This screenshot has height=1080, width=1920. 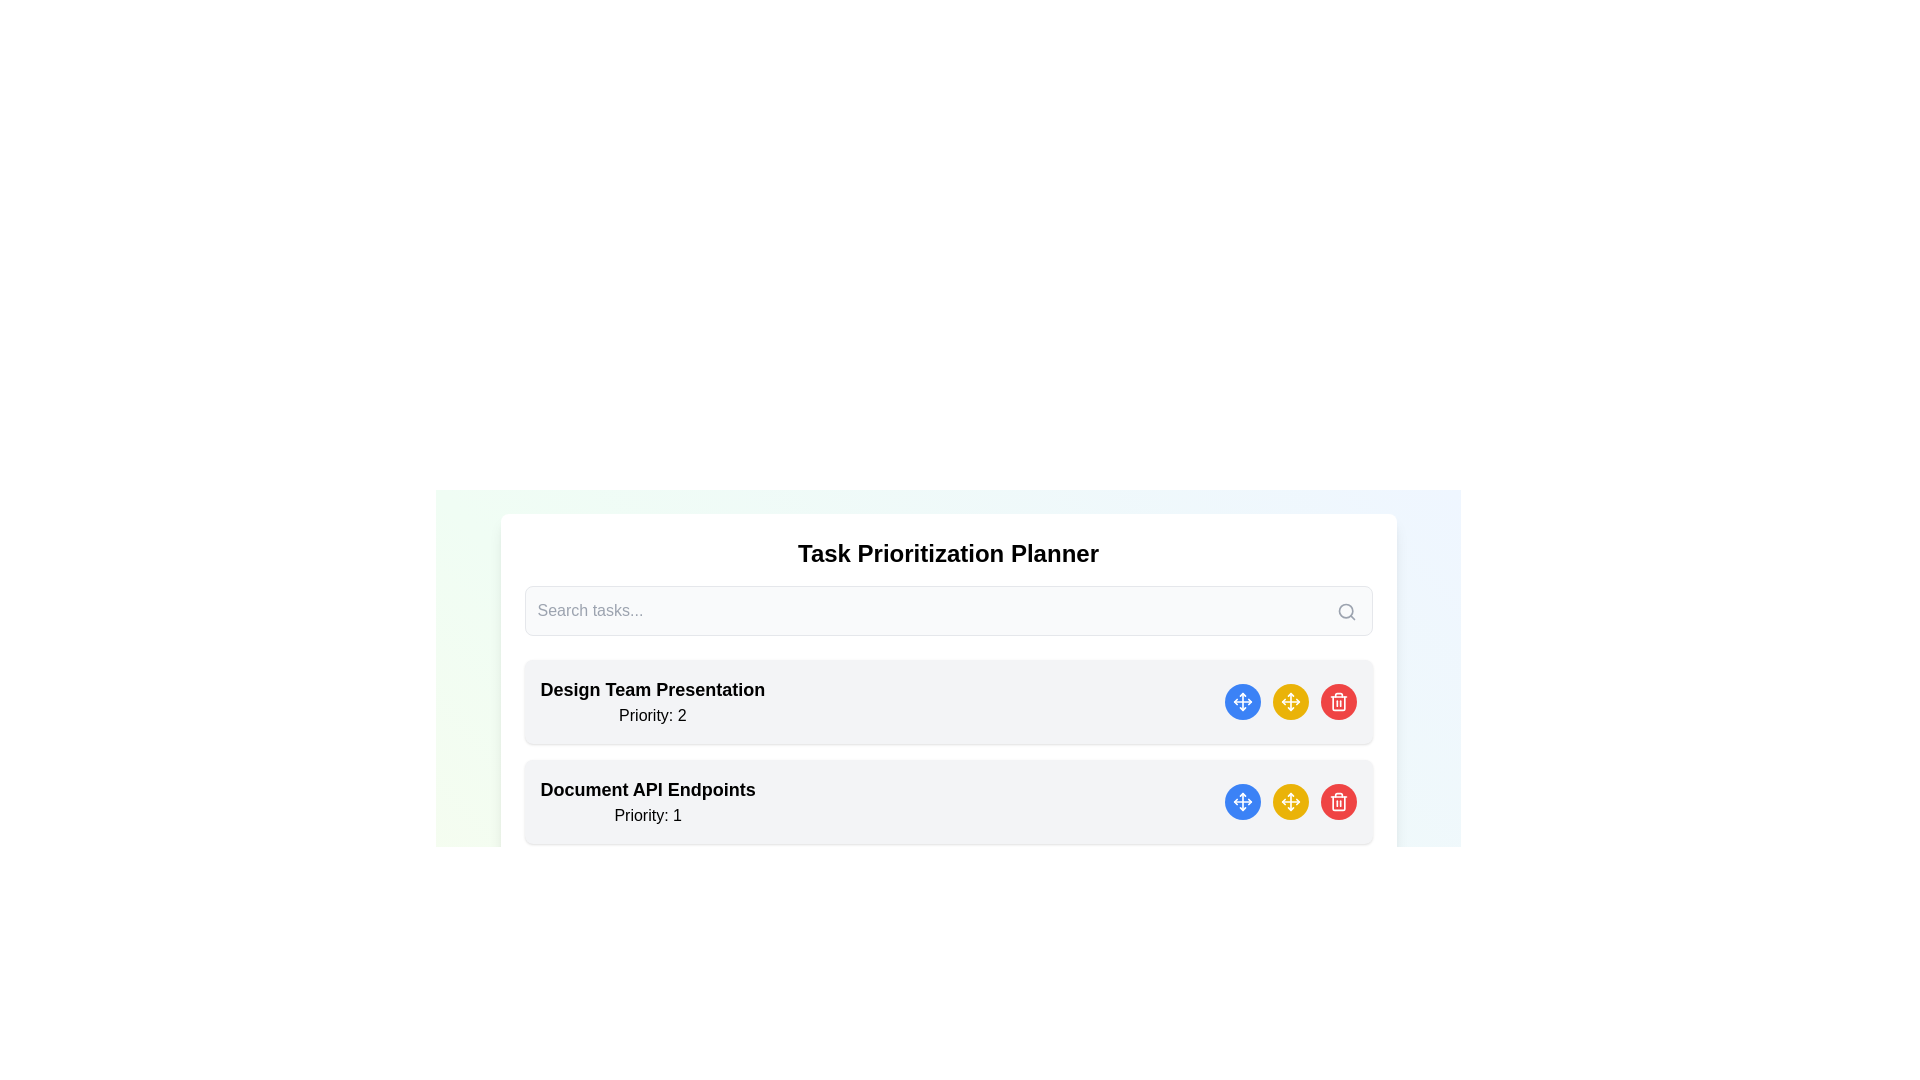 I want to click on the leftmost drag handle button in the first row of action buttons for 'Design Team Presentation' to initiate a drag-and-drop action, so click(x=1241, y=701).